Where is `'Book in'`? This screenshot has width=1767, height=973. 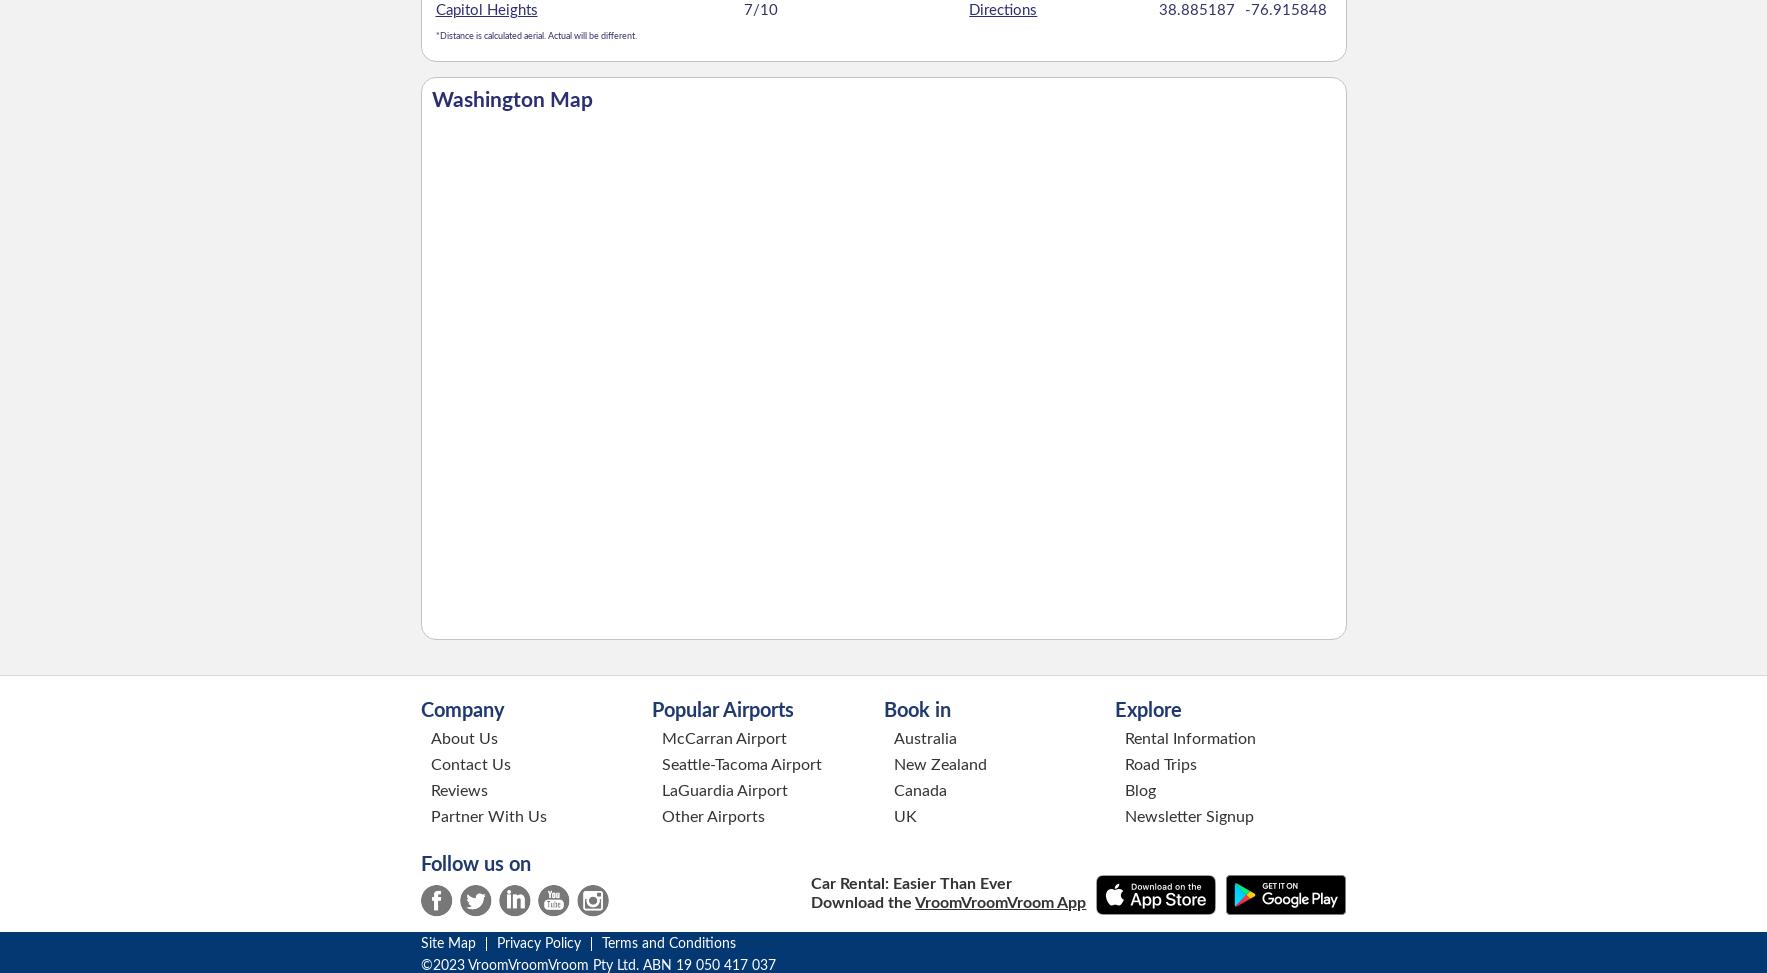 'Book in' is located at coordinates (881, 709).